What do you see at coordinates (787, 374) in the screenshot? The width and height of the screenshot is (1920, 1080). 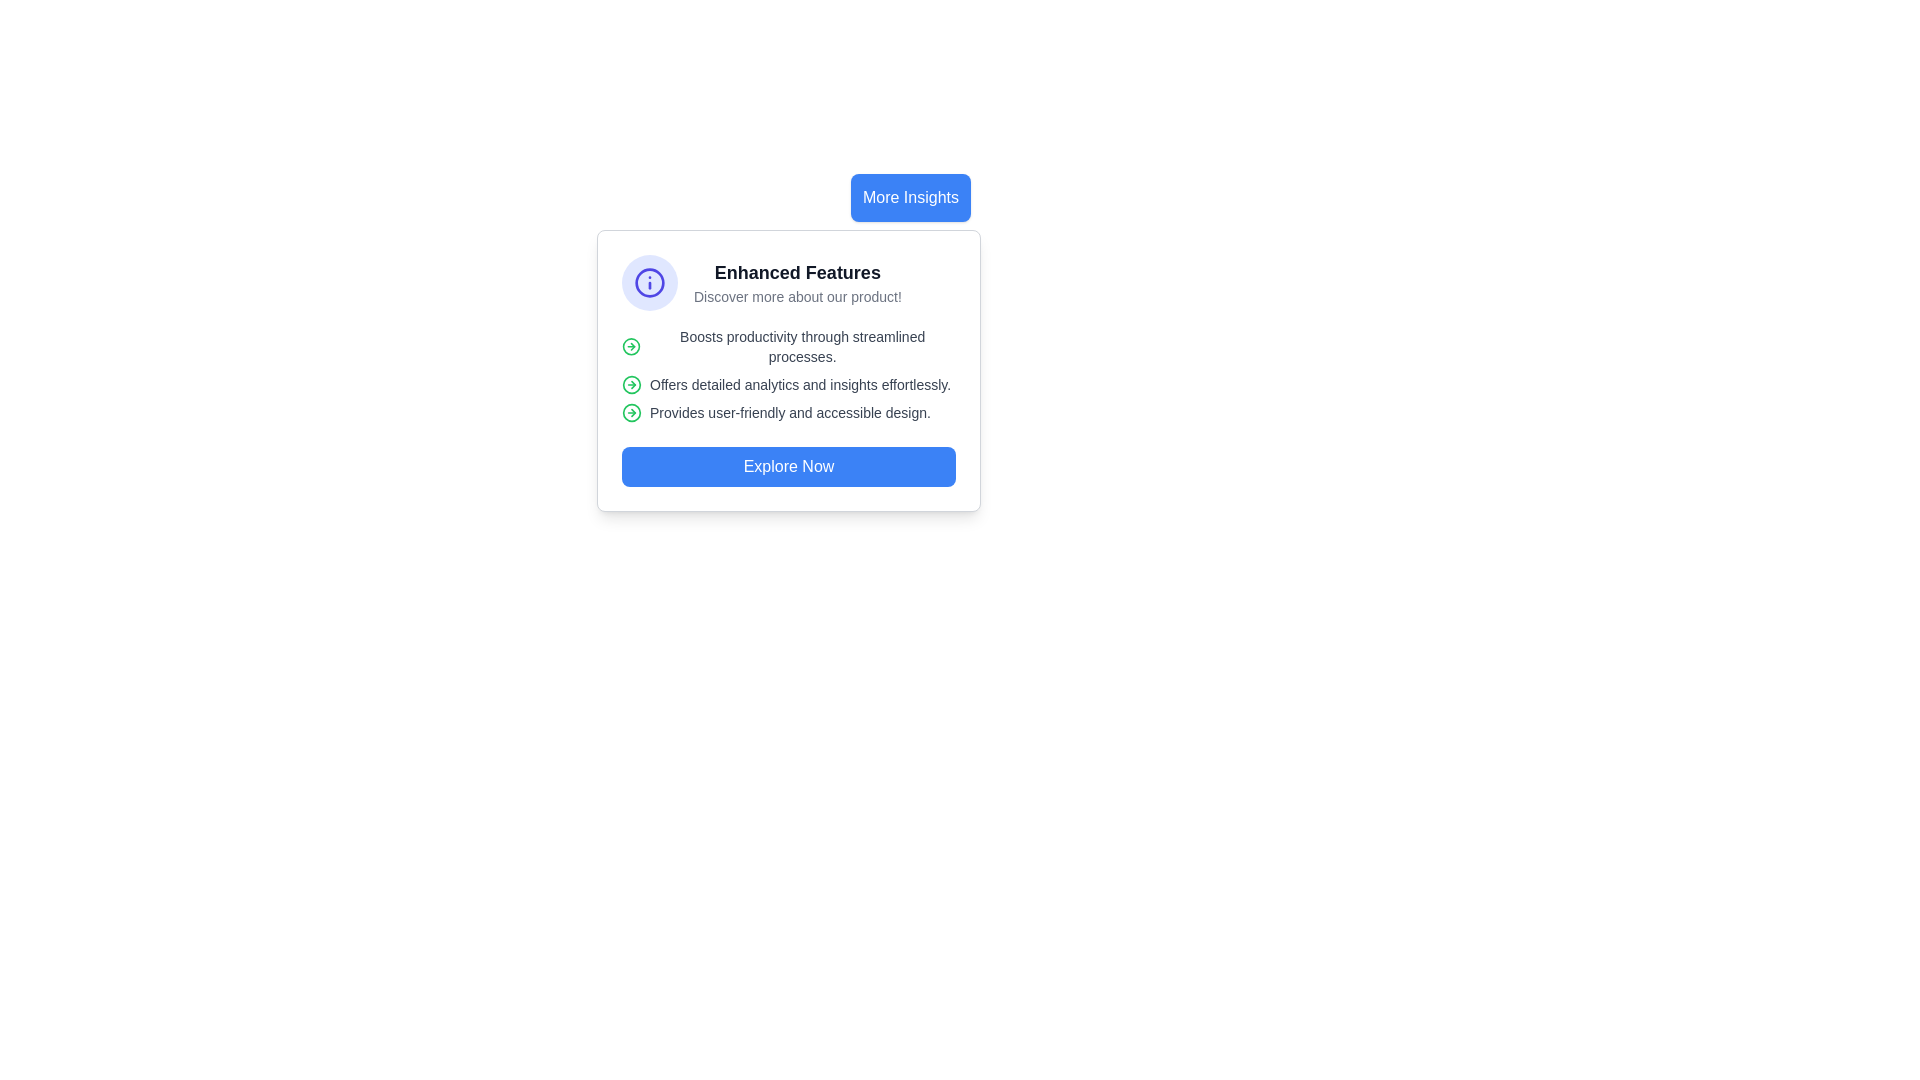 I see `information in the vertically stacked text block containing three bullet points about productivity, analytics, and design, located below the heading 'Enhanced Features' and above the 'Explore Now' button` at bounding box center [787, 374].